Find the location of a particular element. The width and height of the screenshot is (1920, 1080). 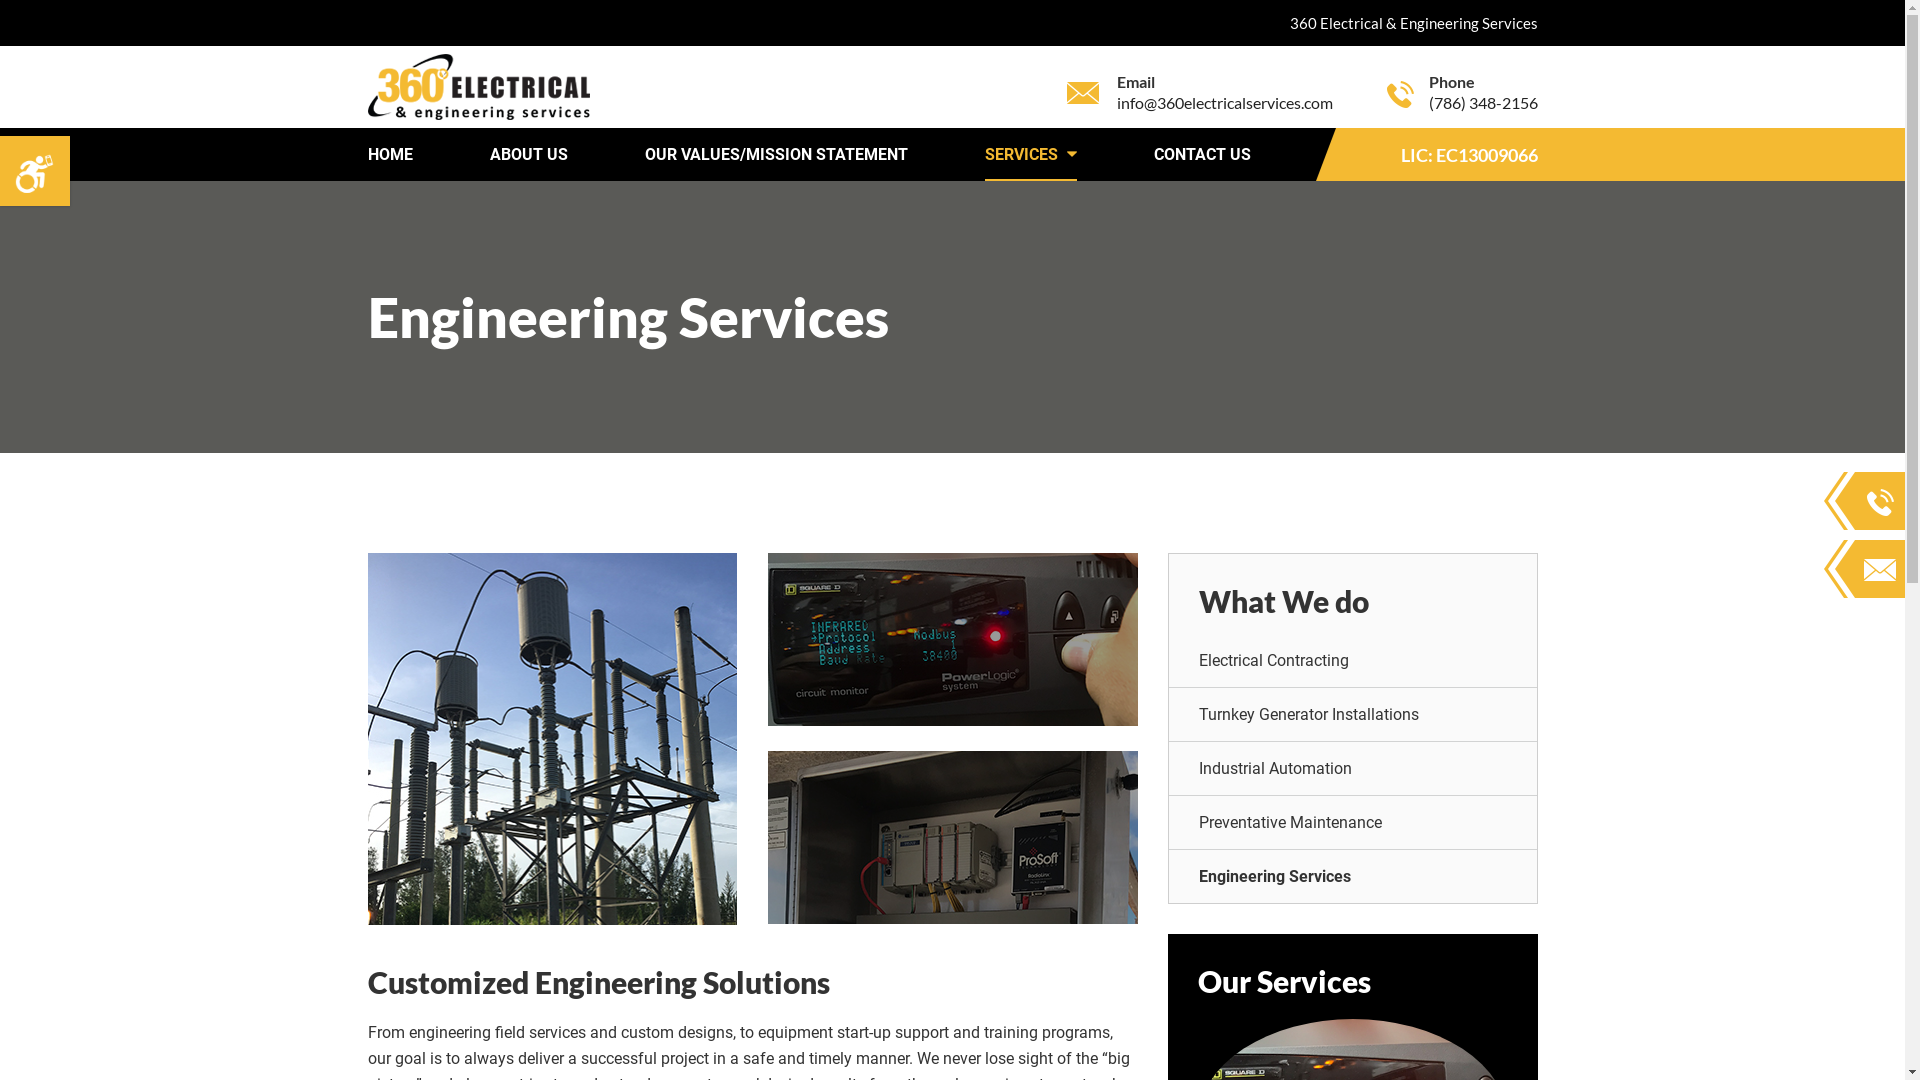

'Email is located at coordinates (1199, 91).